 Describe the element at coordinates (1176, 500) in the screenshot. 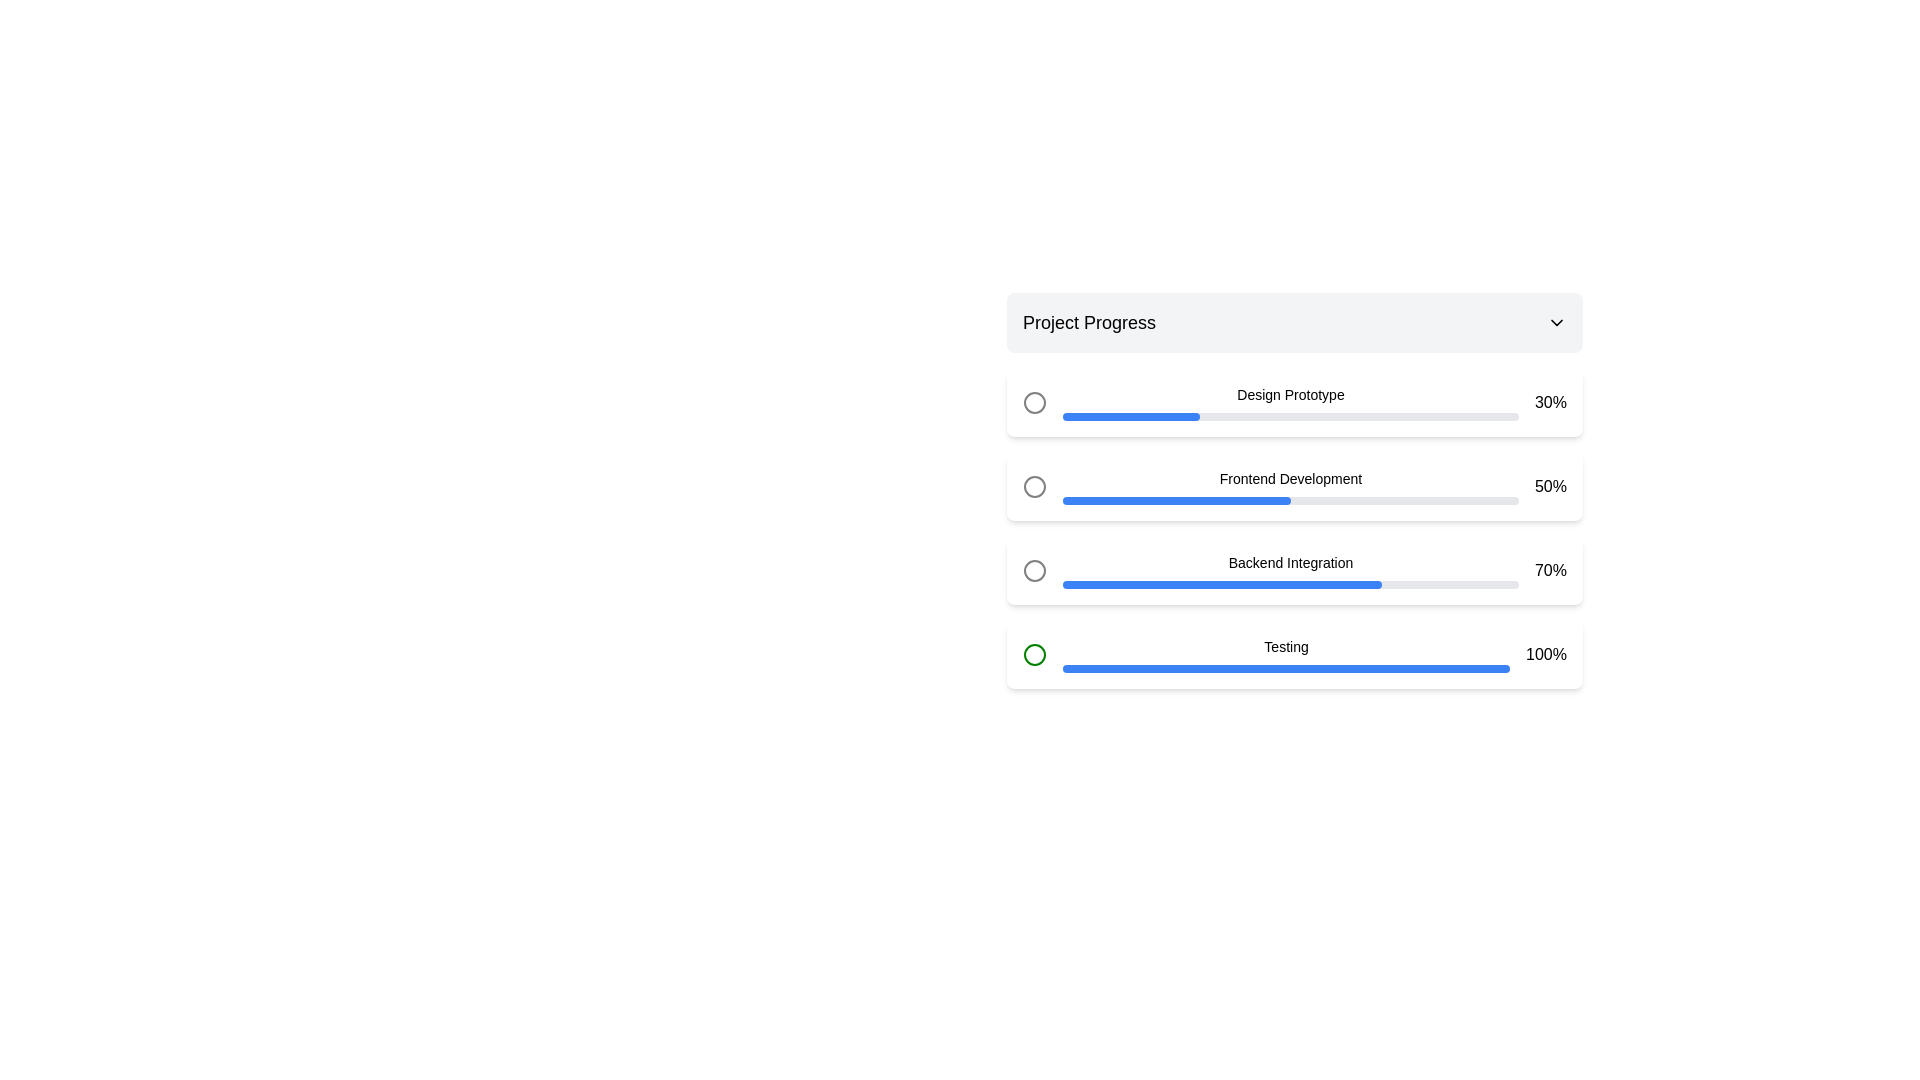

I see `the progress bar segment indicating 50% progress for the 'Frontend Development' task, located in the second row of the multi-section progress tracker` at that location.